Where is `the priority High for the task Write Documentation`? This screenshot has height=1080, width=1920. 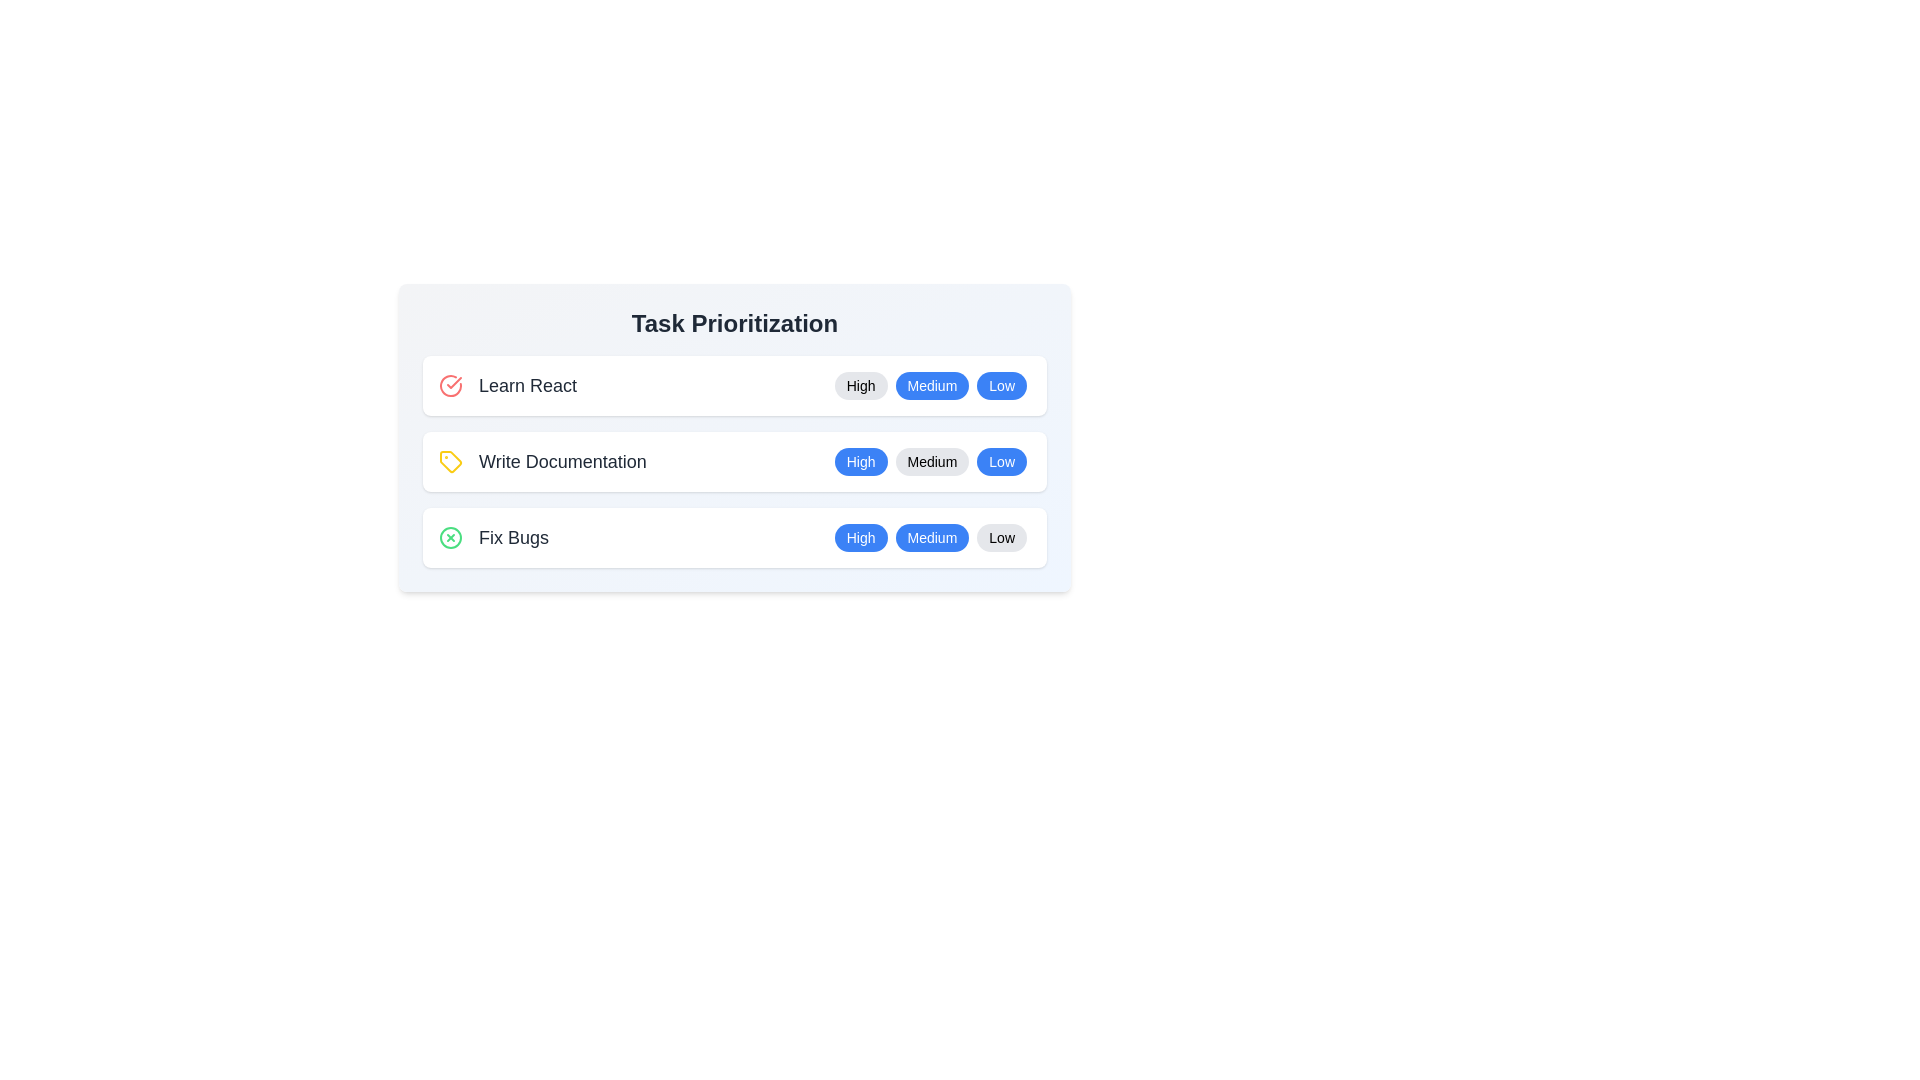
the priority High for the task Write Documentation is located at coordinates (860, 462).